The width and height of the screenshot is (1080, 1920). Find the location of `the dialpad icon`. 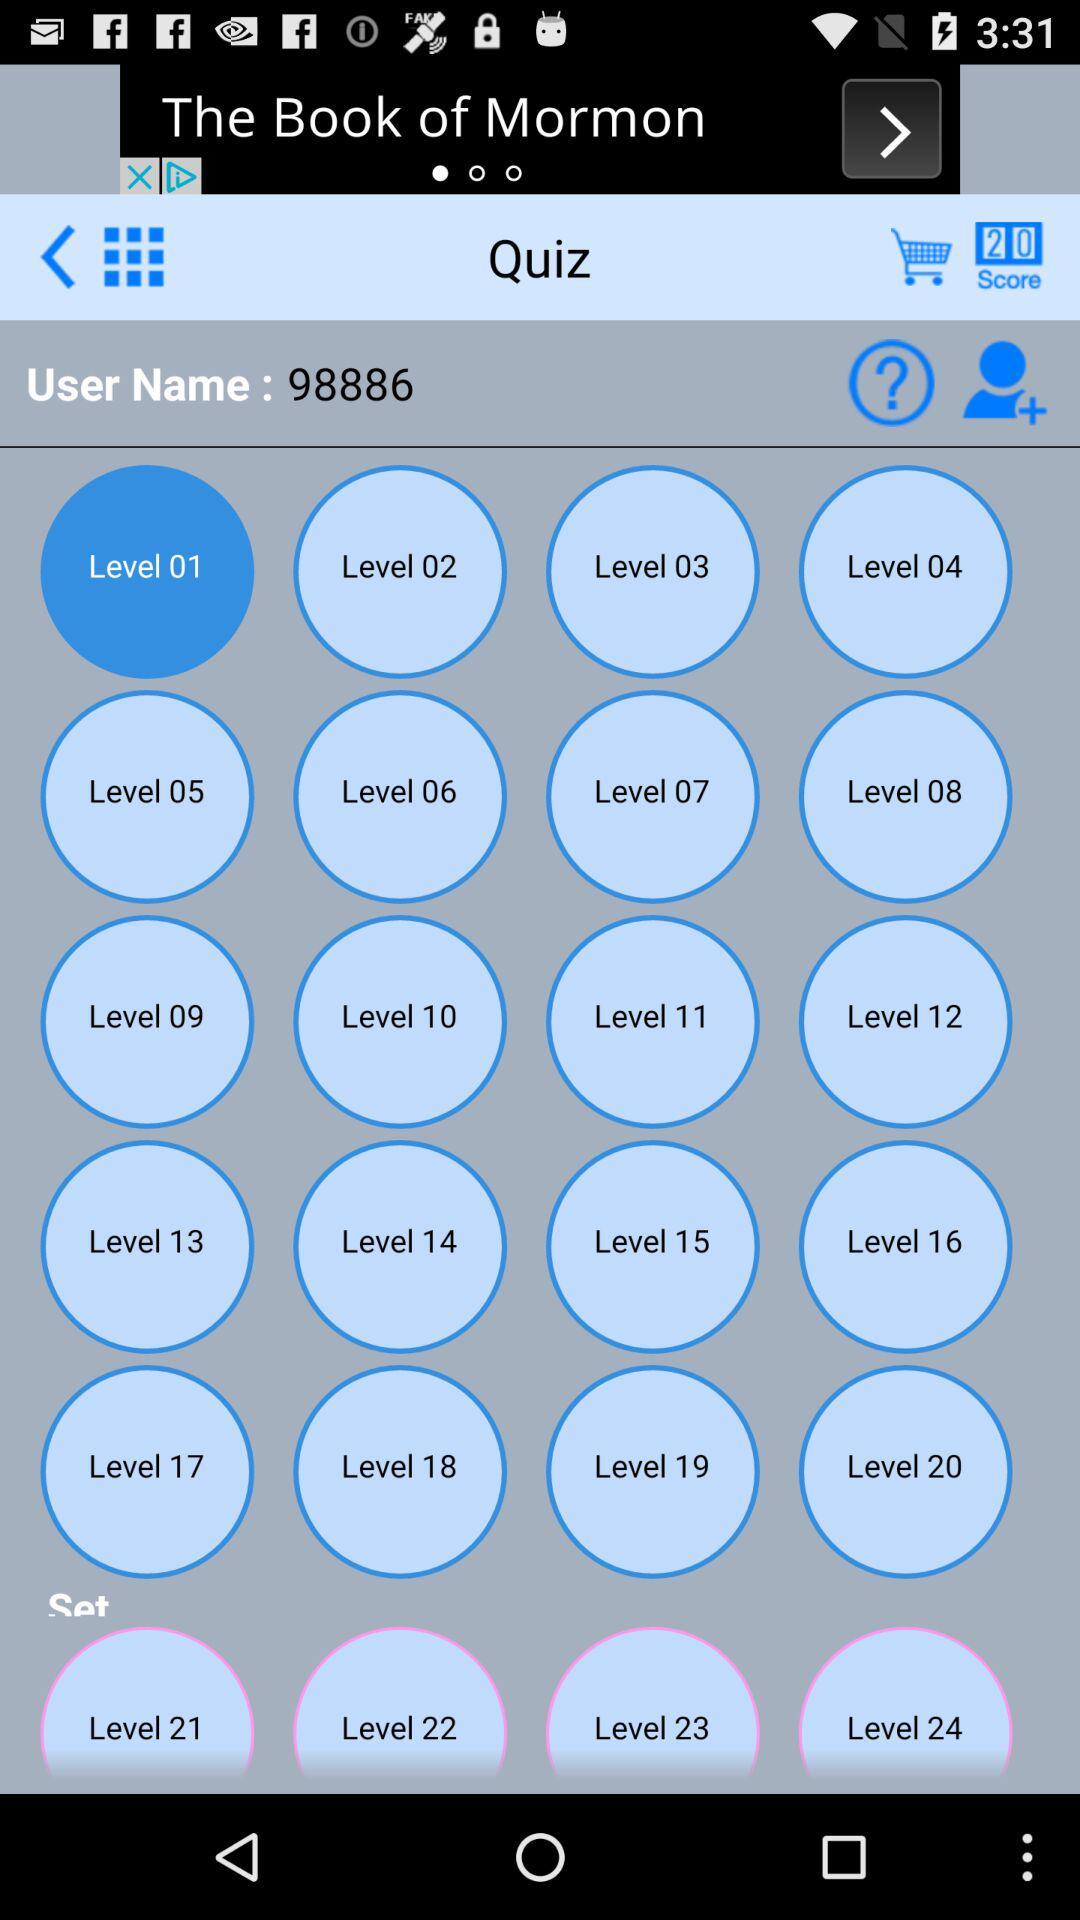

the dialpad icon is located at coordinates (133, 273).